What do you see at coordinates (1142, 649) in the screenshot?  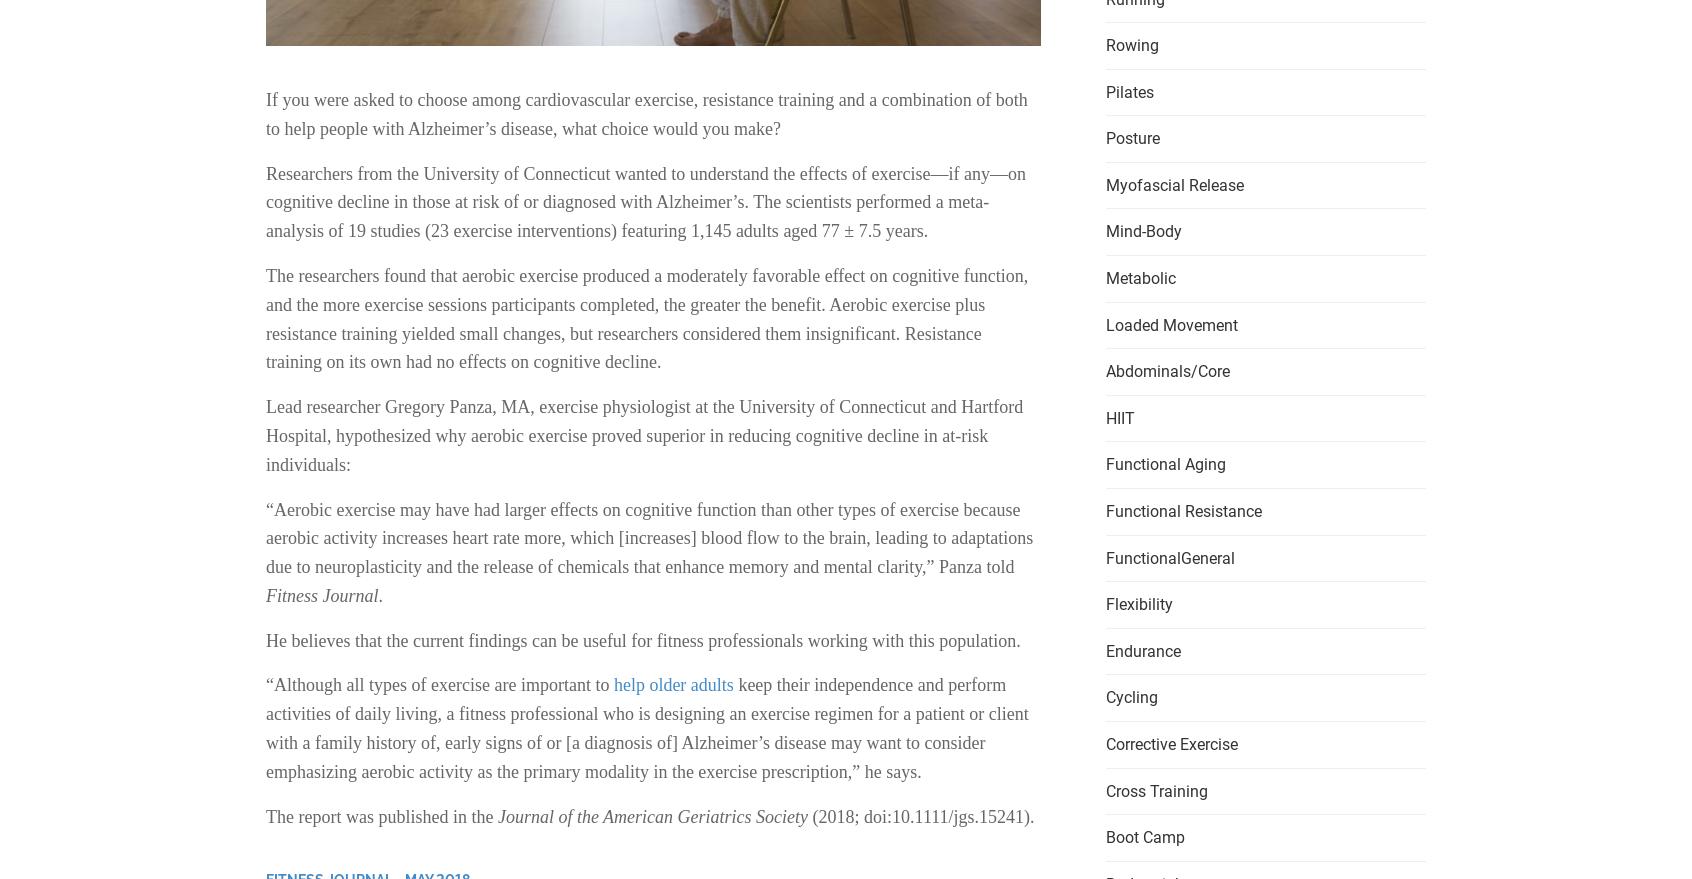 I see `'Endurance'` at bounding box center [1142, 649].